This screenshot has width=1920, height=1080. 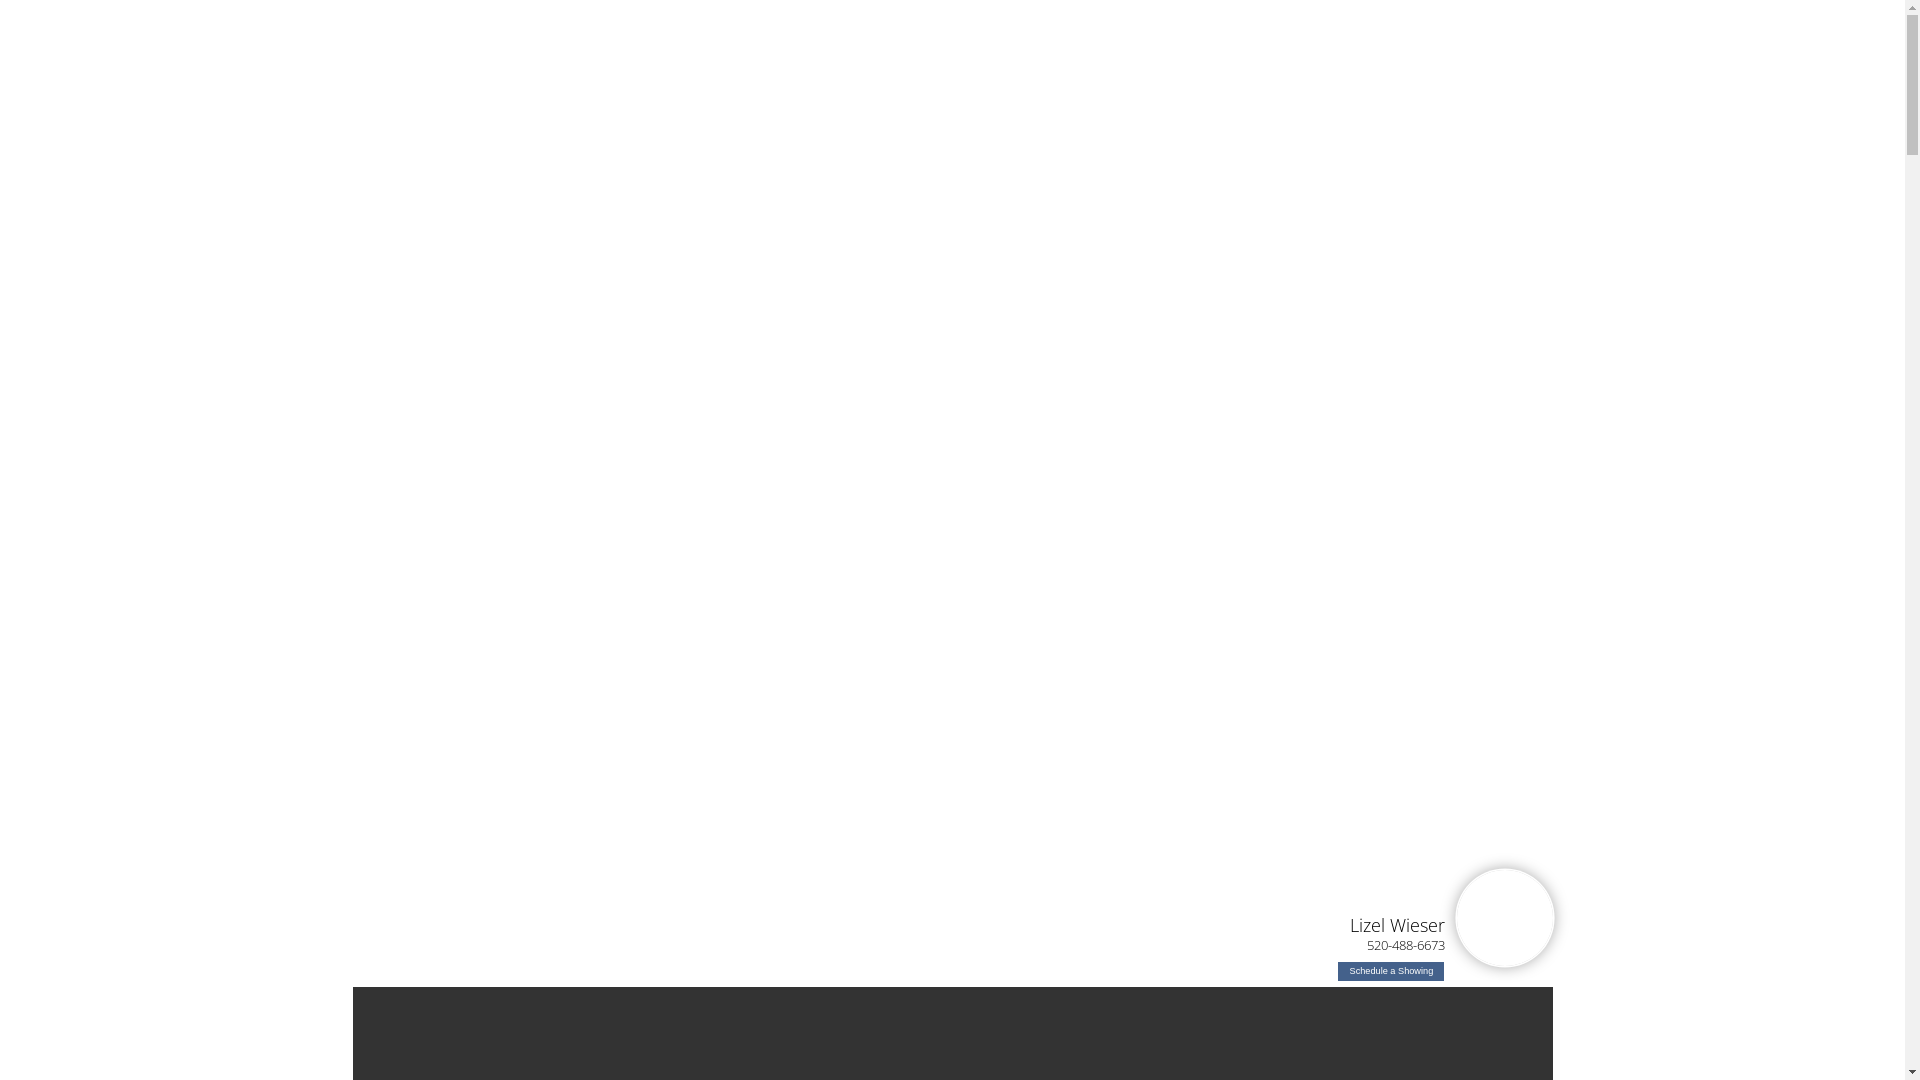 What do you see at coordinates (1390, 970) in the screenshot?
I see `'Schedule a Showing'` at bounding box center [1390, 970].